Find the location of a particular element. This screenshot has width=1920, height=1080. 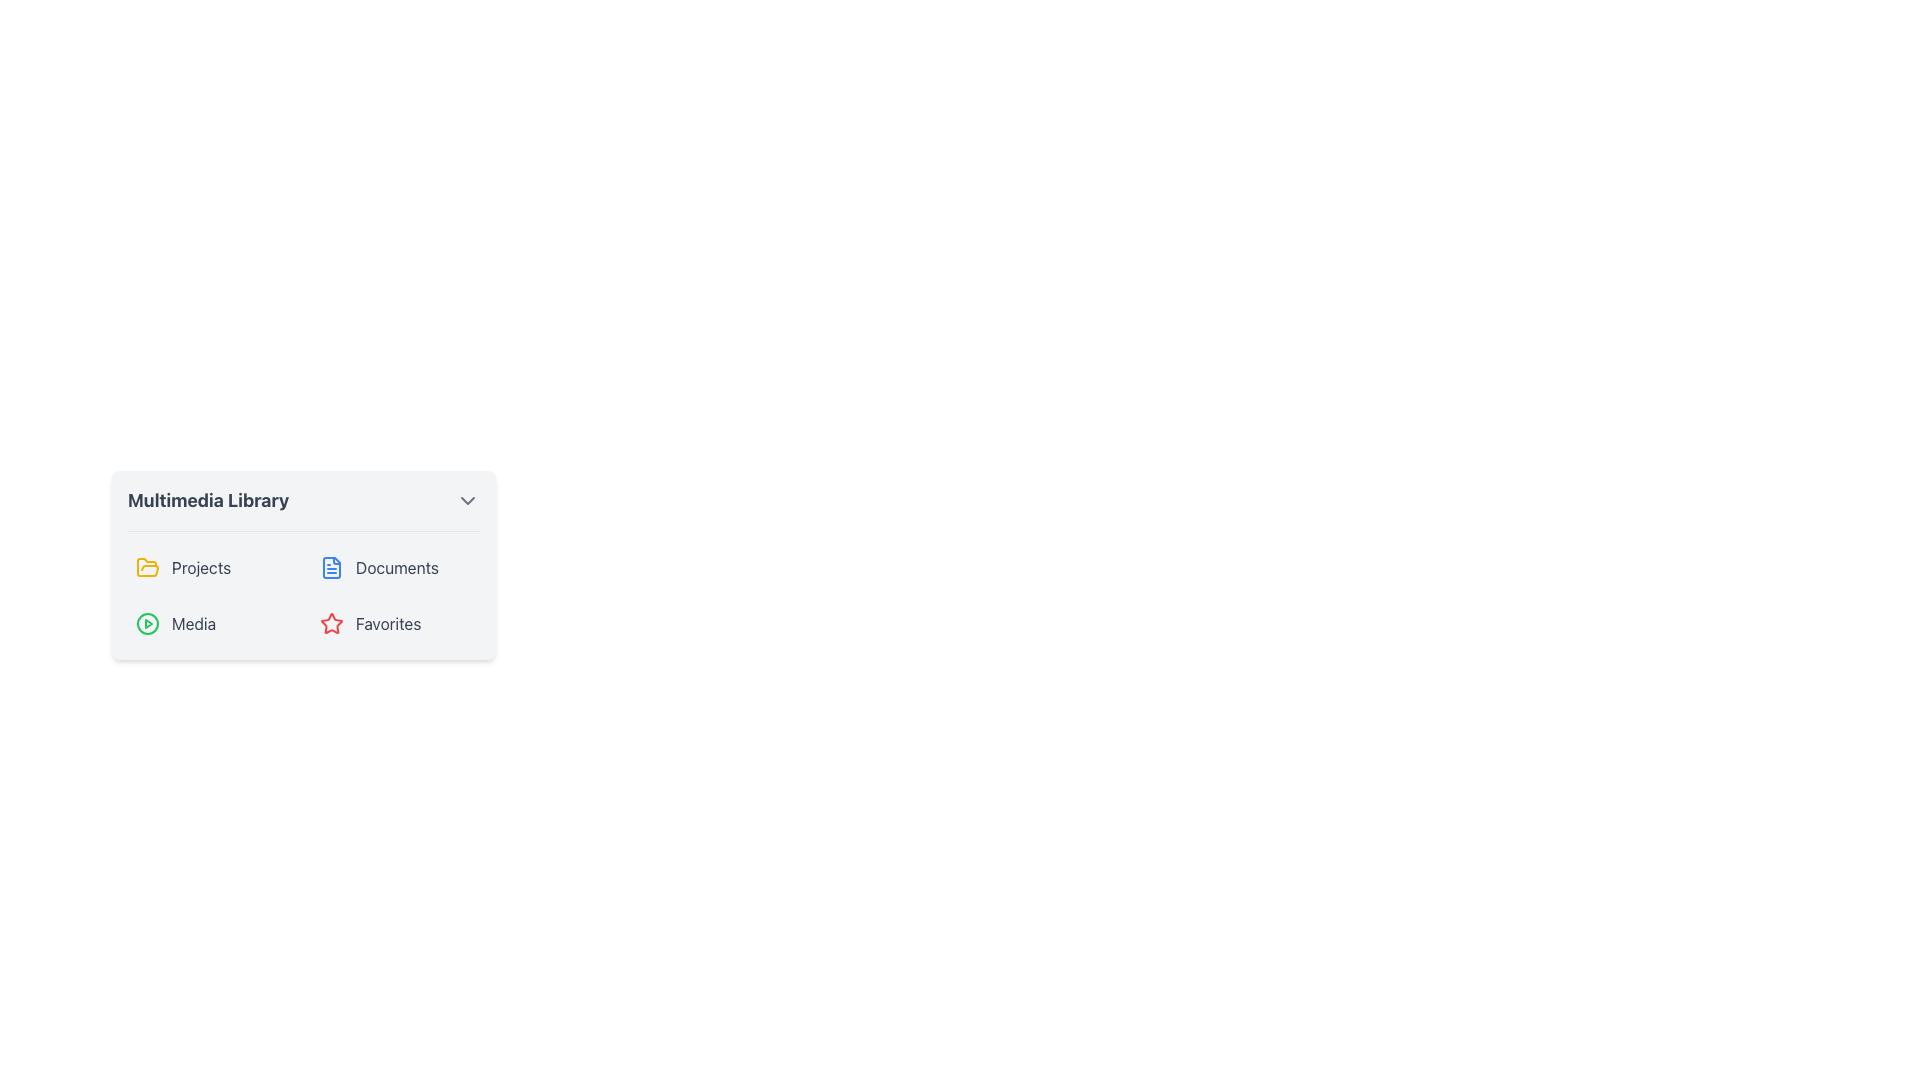

the red star icon next to the label 'Favorites' in the Multimedia Library is located at coordinates (395, 623).